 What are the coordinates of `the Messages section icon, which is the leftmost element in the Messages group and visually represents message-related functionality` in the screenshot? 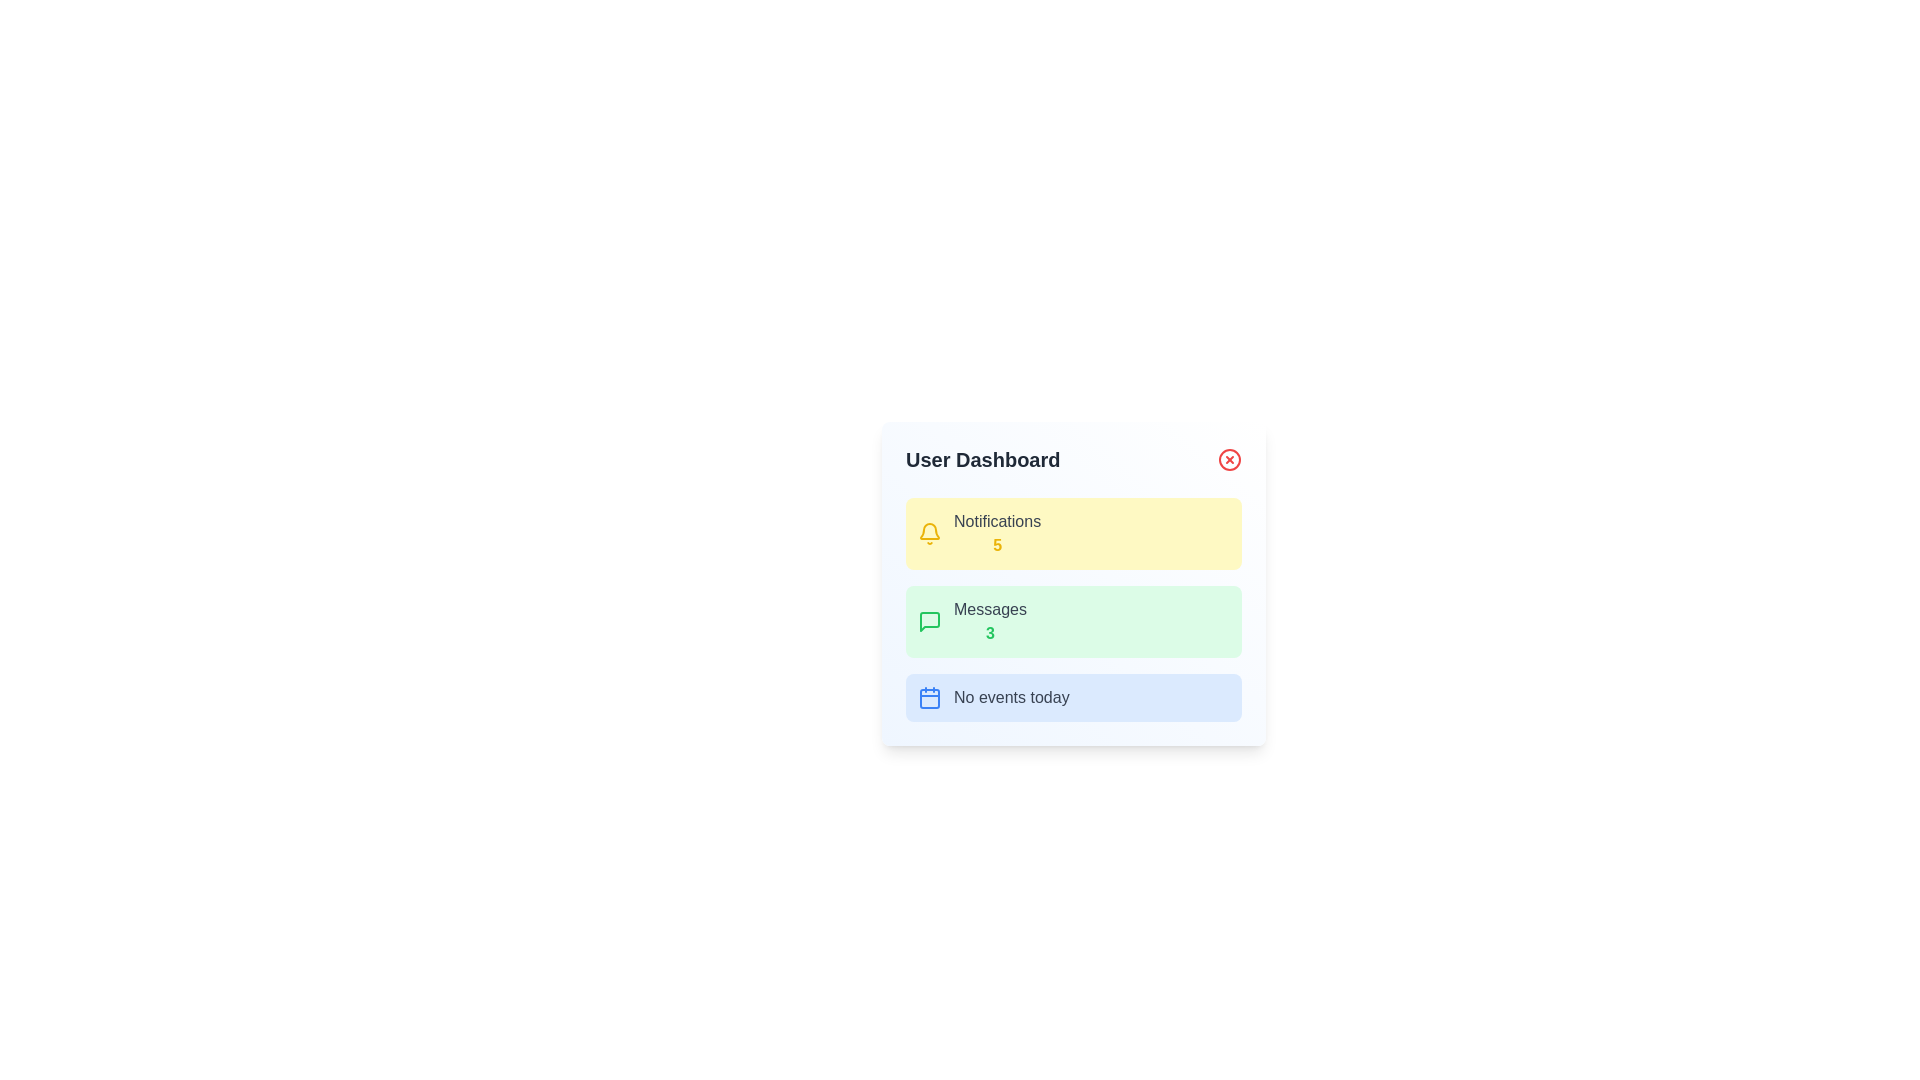 It's located at (929, 620).